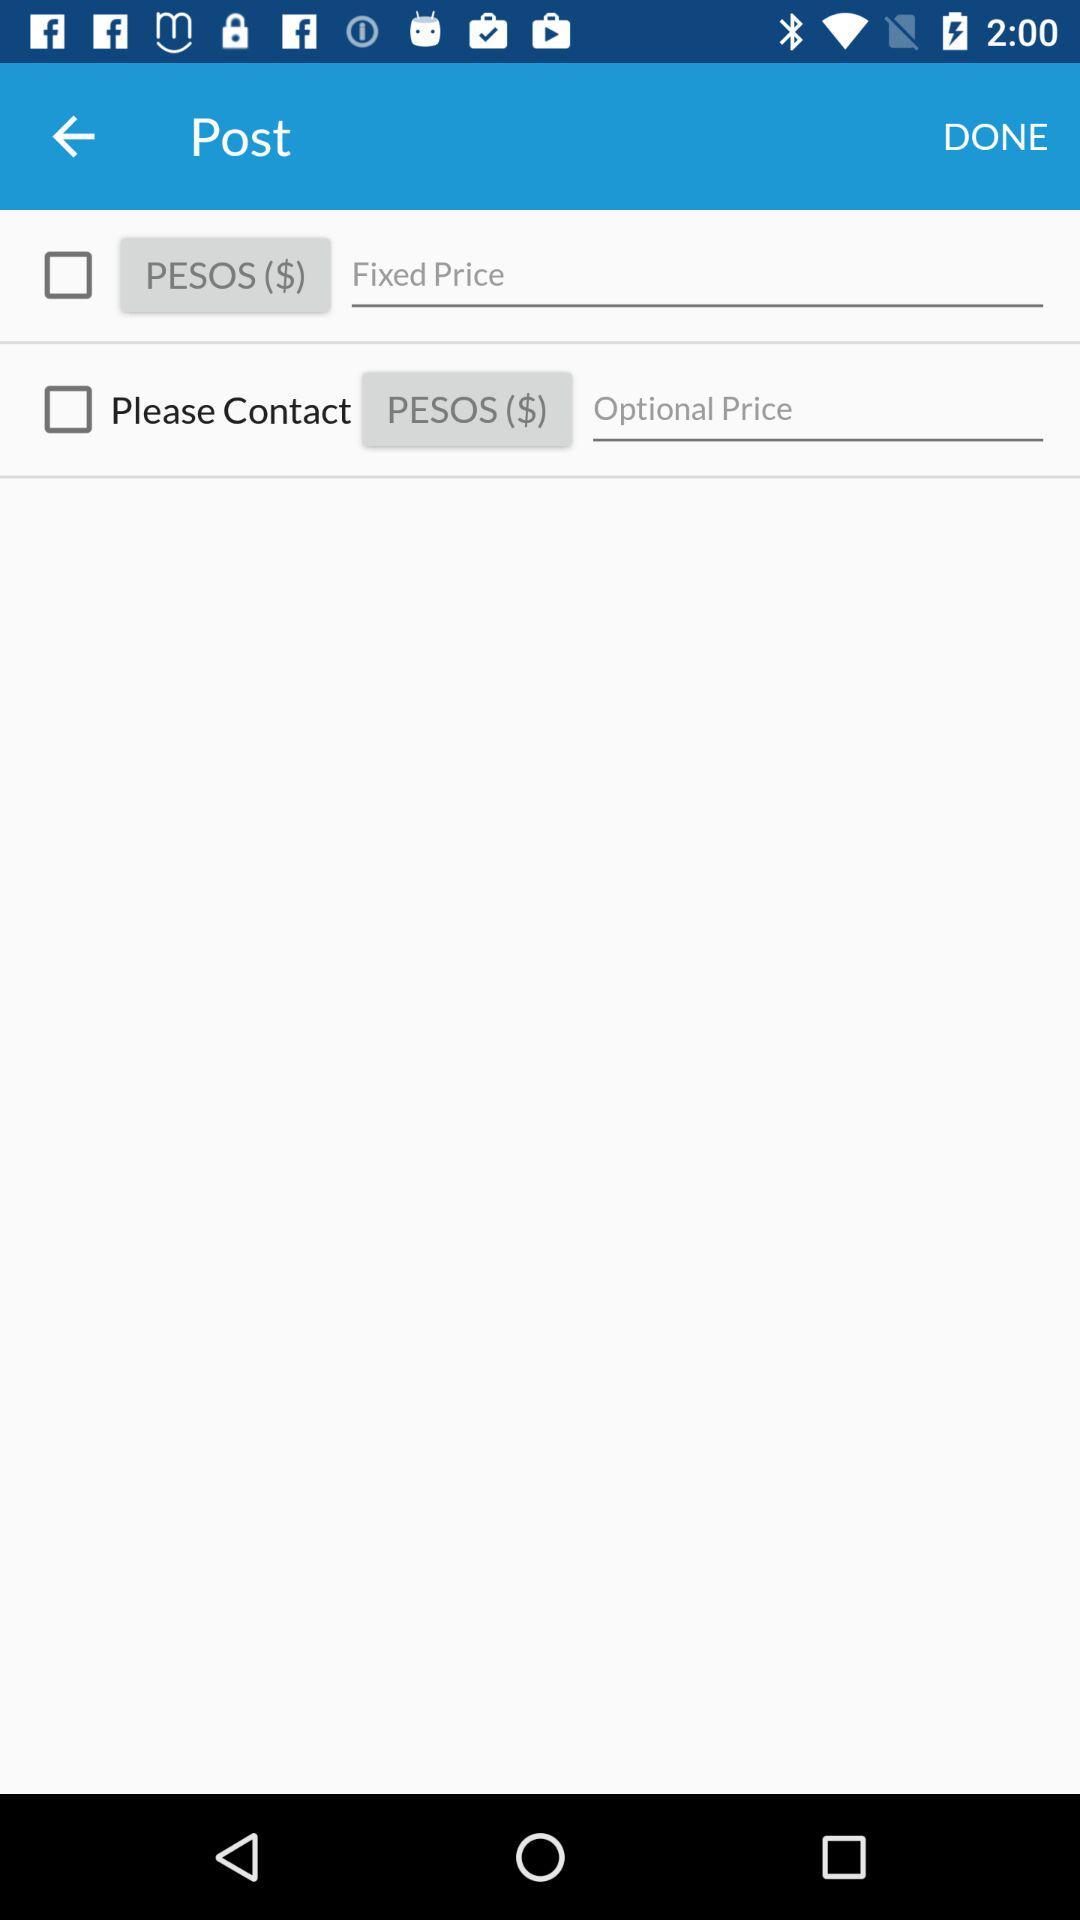 Image resolution: width=1080 pixels, height=1920 pixels. Describe the element at coordinates (189, 408) in the screenshot. I see `icon to the left of the pesos ($)` at that location.